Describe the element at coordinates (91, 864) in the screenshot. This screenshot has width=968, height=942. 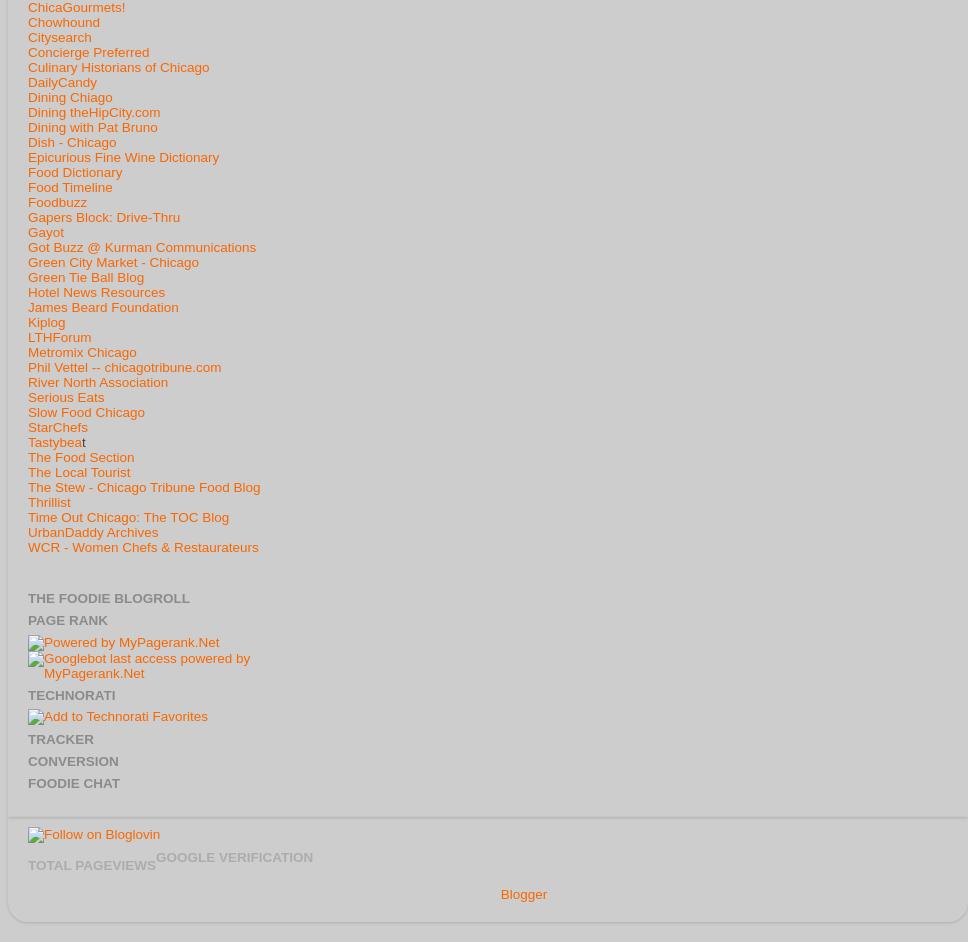
I see `'Total Pageviews'` at that location.